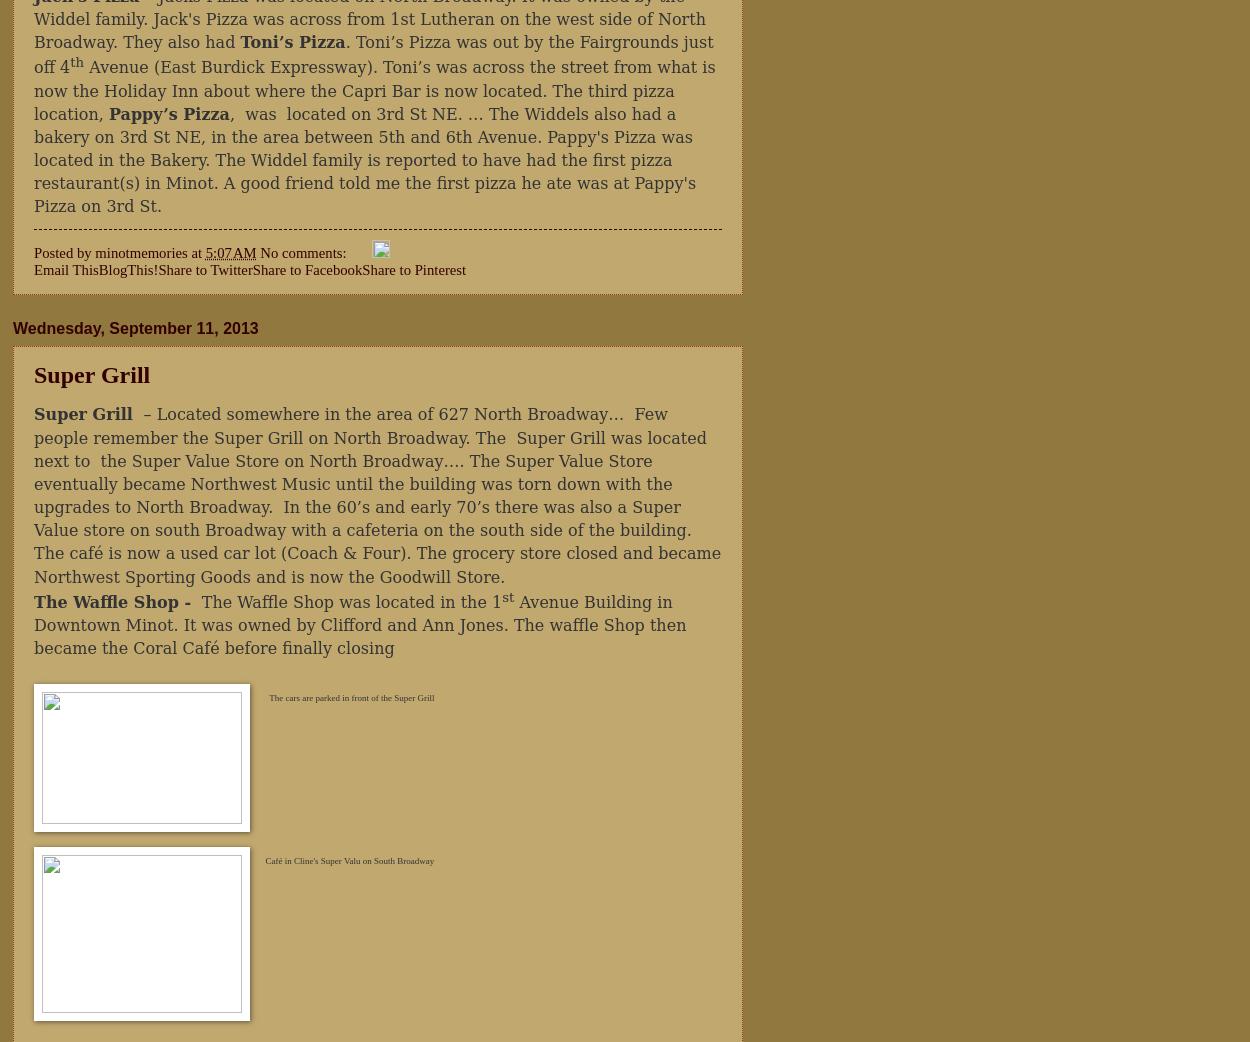  What do you see at coordinates (292, 40) in the screenshot?
I see `'Toni’s Pizza'` at bounding box center [292, 40].